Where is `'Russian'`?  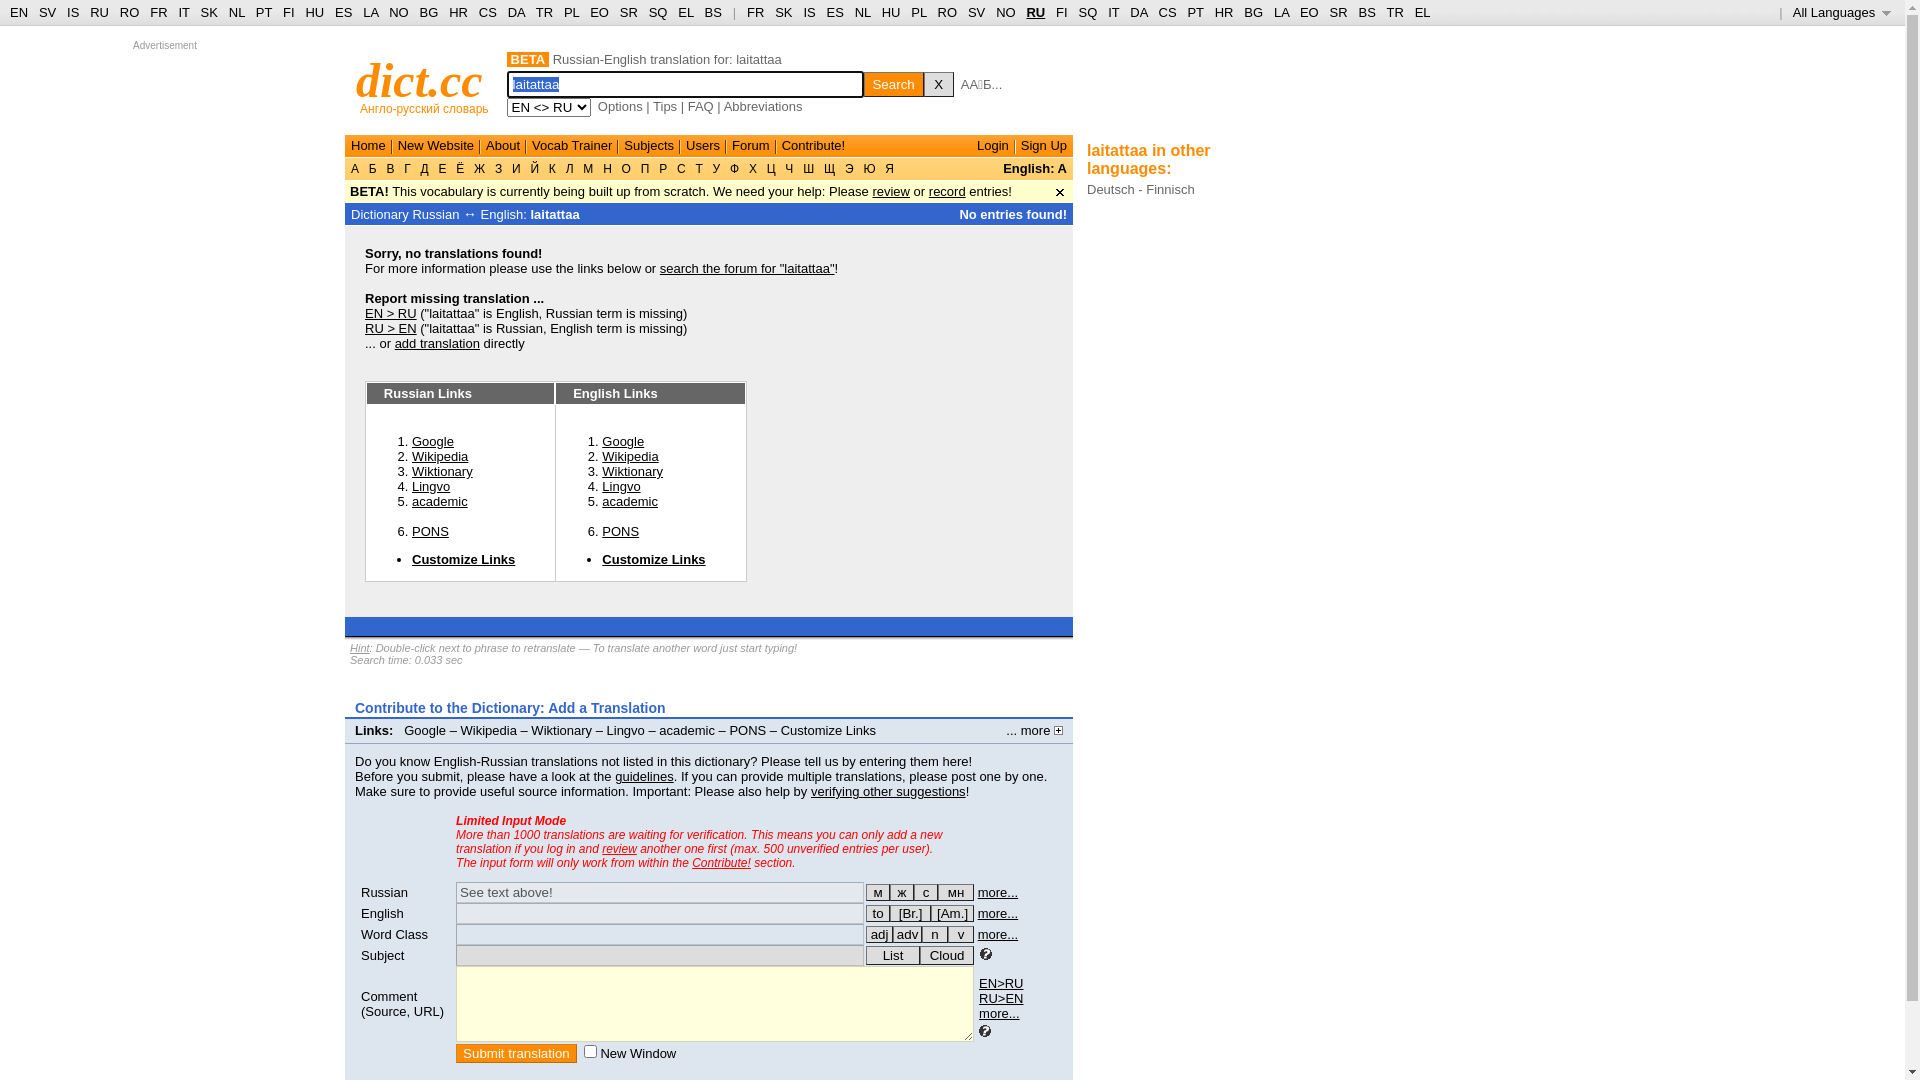
'Russian' is located at coordinates (384, 891).